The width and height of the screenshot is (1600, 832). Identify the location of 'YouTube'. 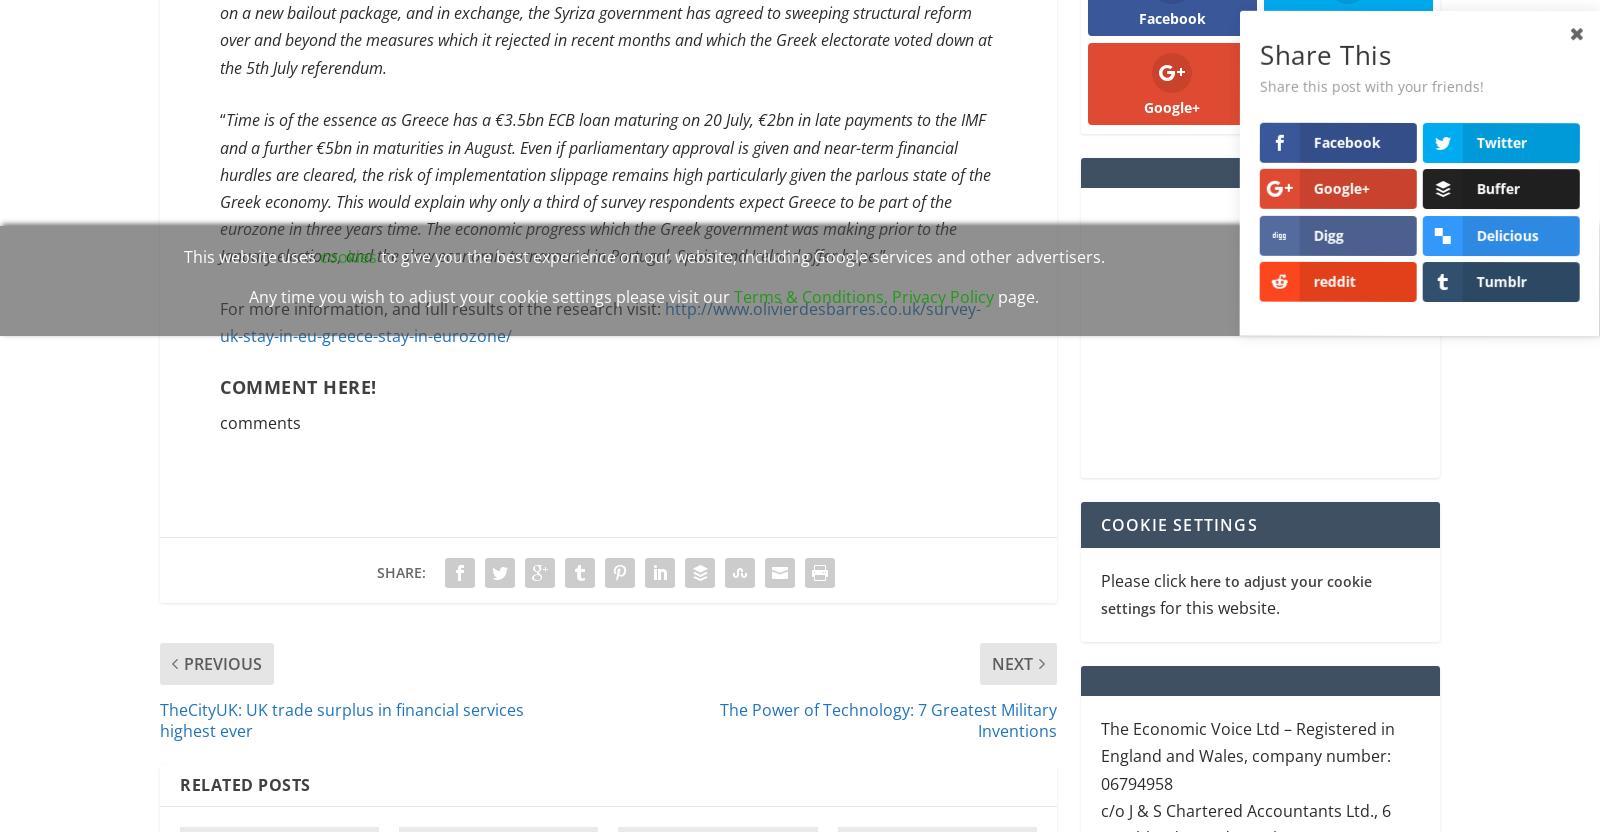
(1346, 109).